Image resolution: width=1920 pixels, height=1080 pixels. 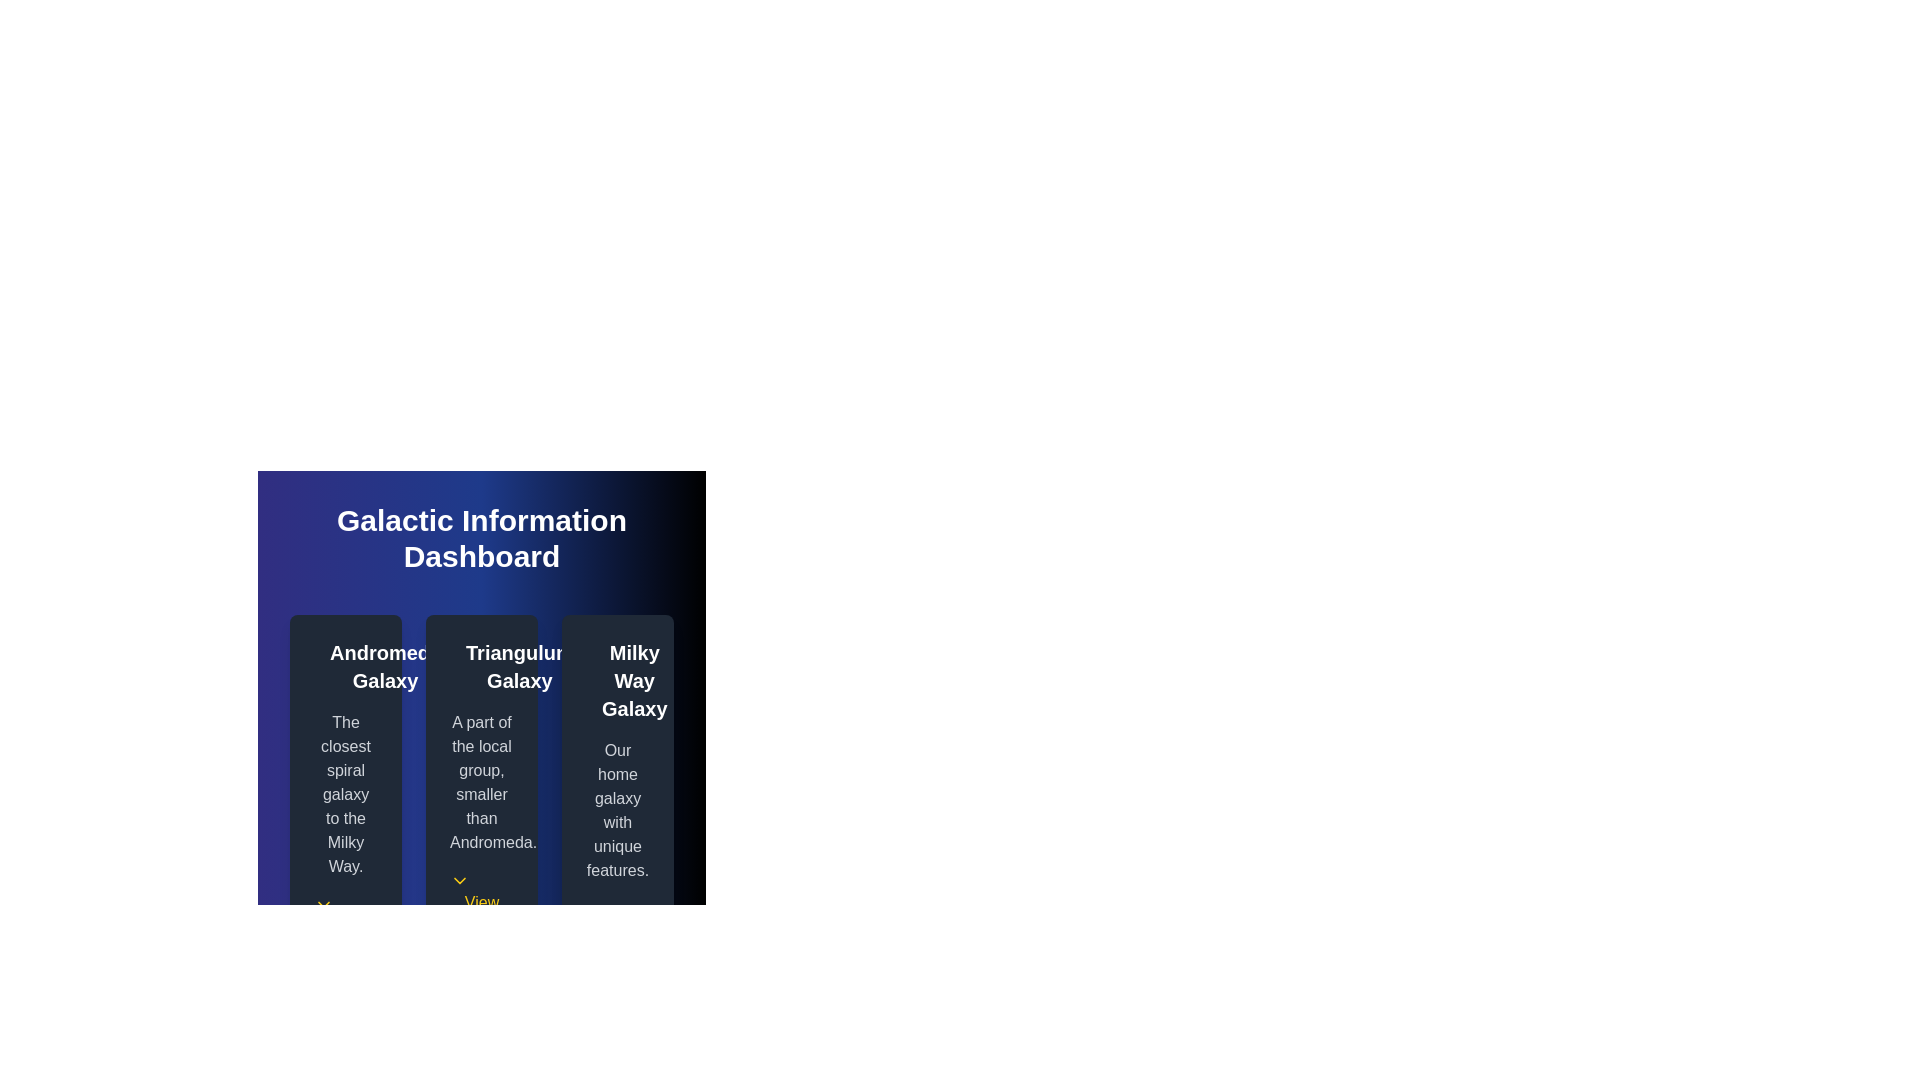 What do you see at coordinates (460, 663) in the screenshot?
I see `the curving line forming a symmetrical pattern inside the yellow globe icon located in the 'Triangulum Galaxy' panel` at bounding box center [460, 663].